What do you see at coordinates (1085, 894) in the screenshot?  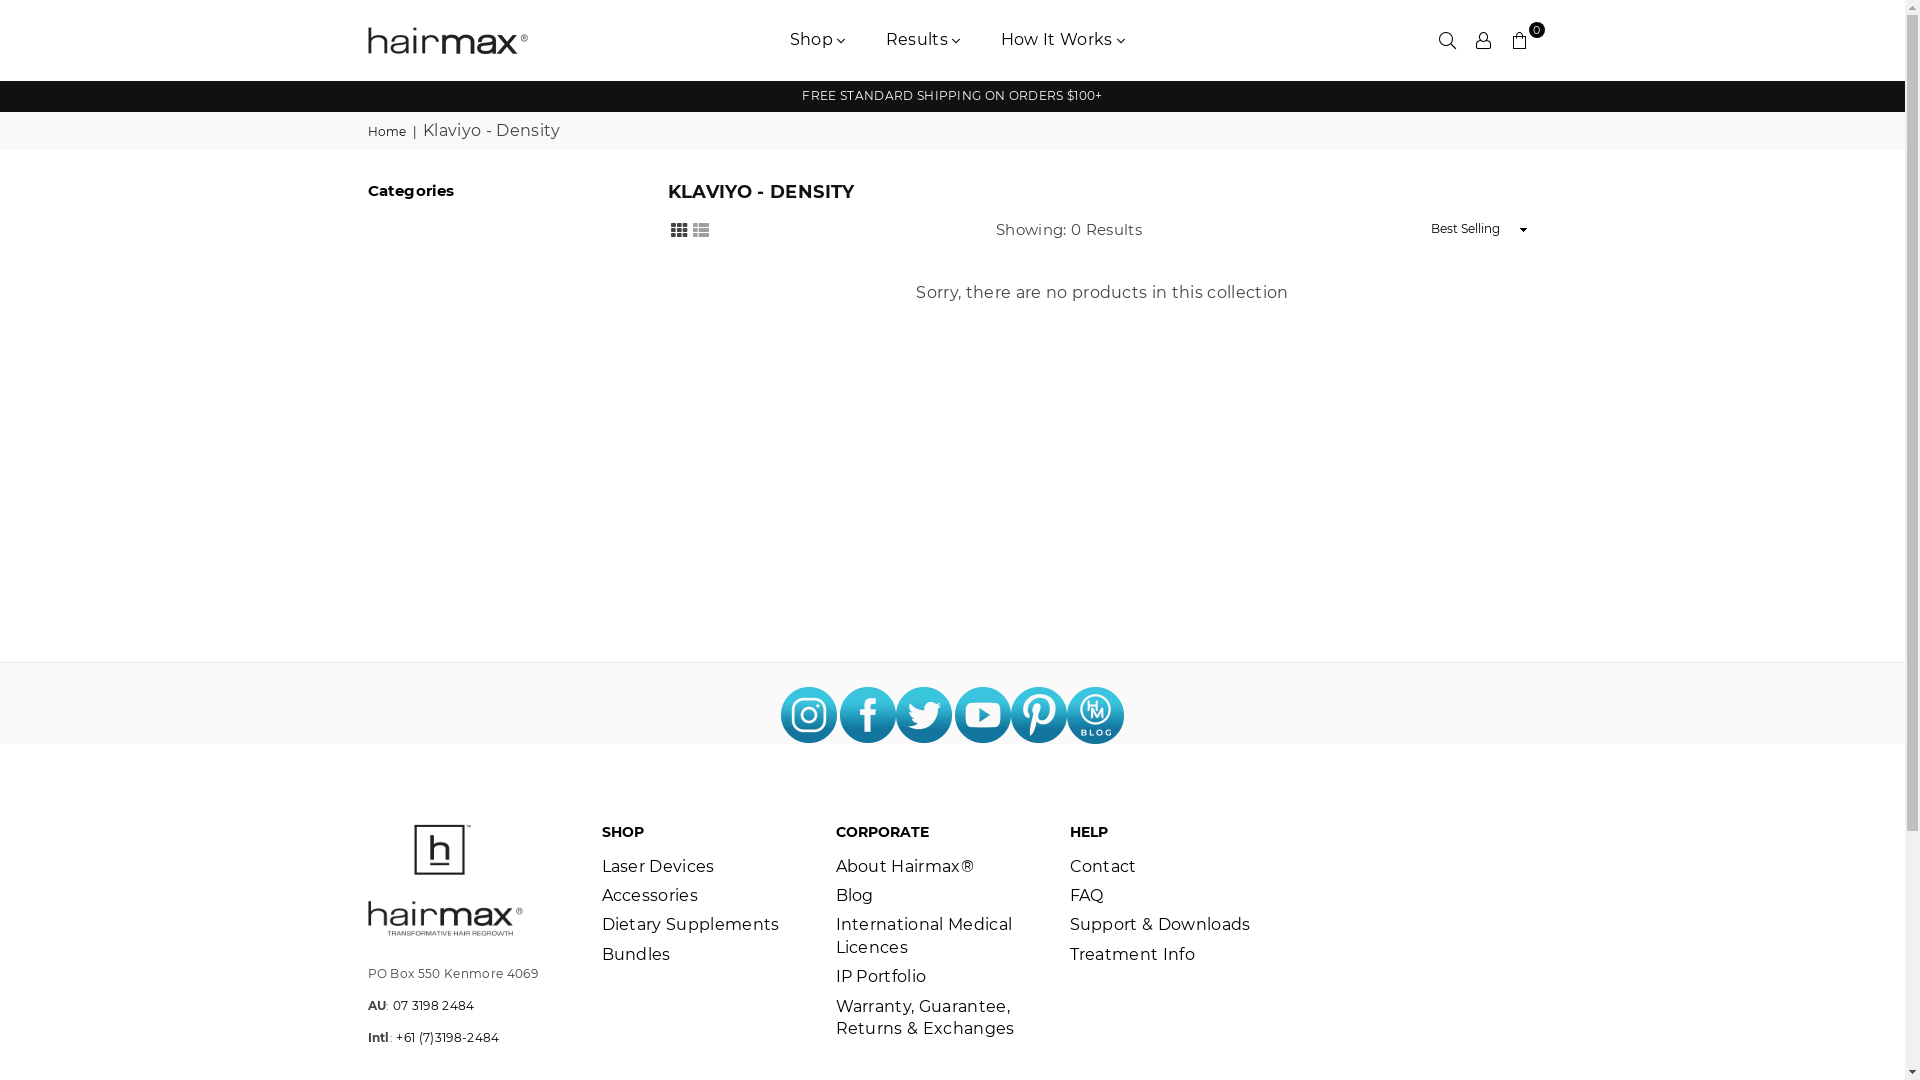 I see `'FAQ'` at bounding box center [1085, 894].